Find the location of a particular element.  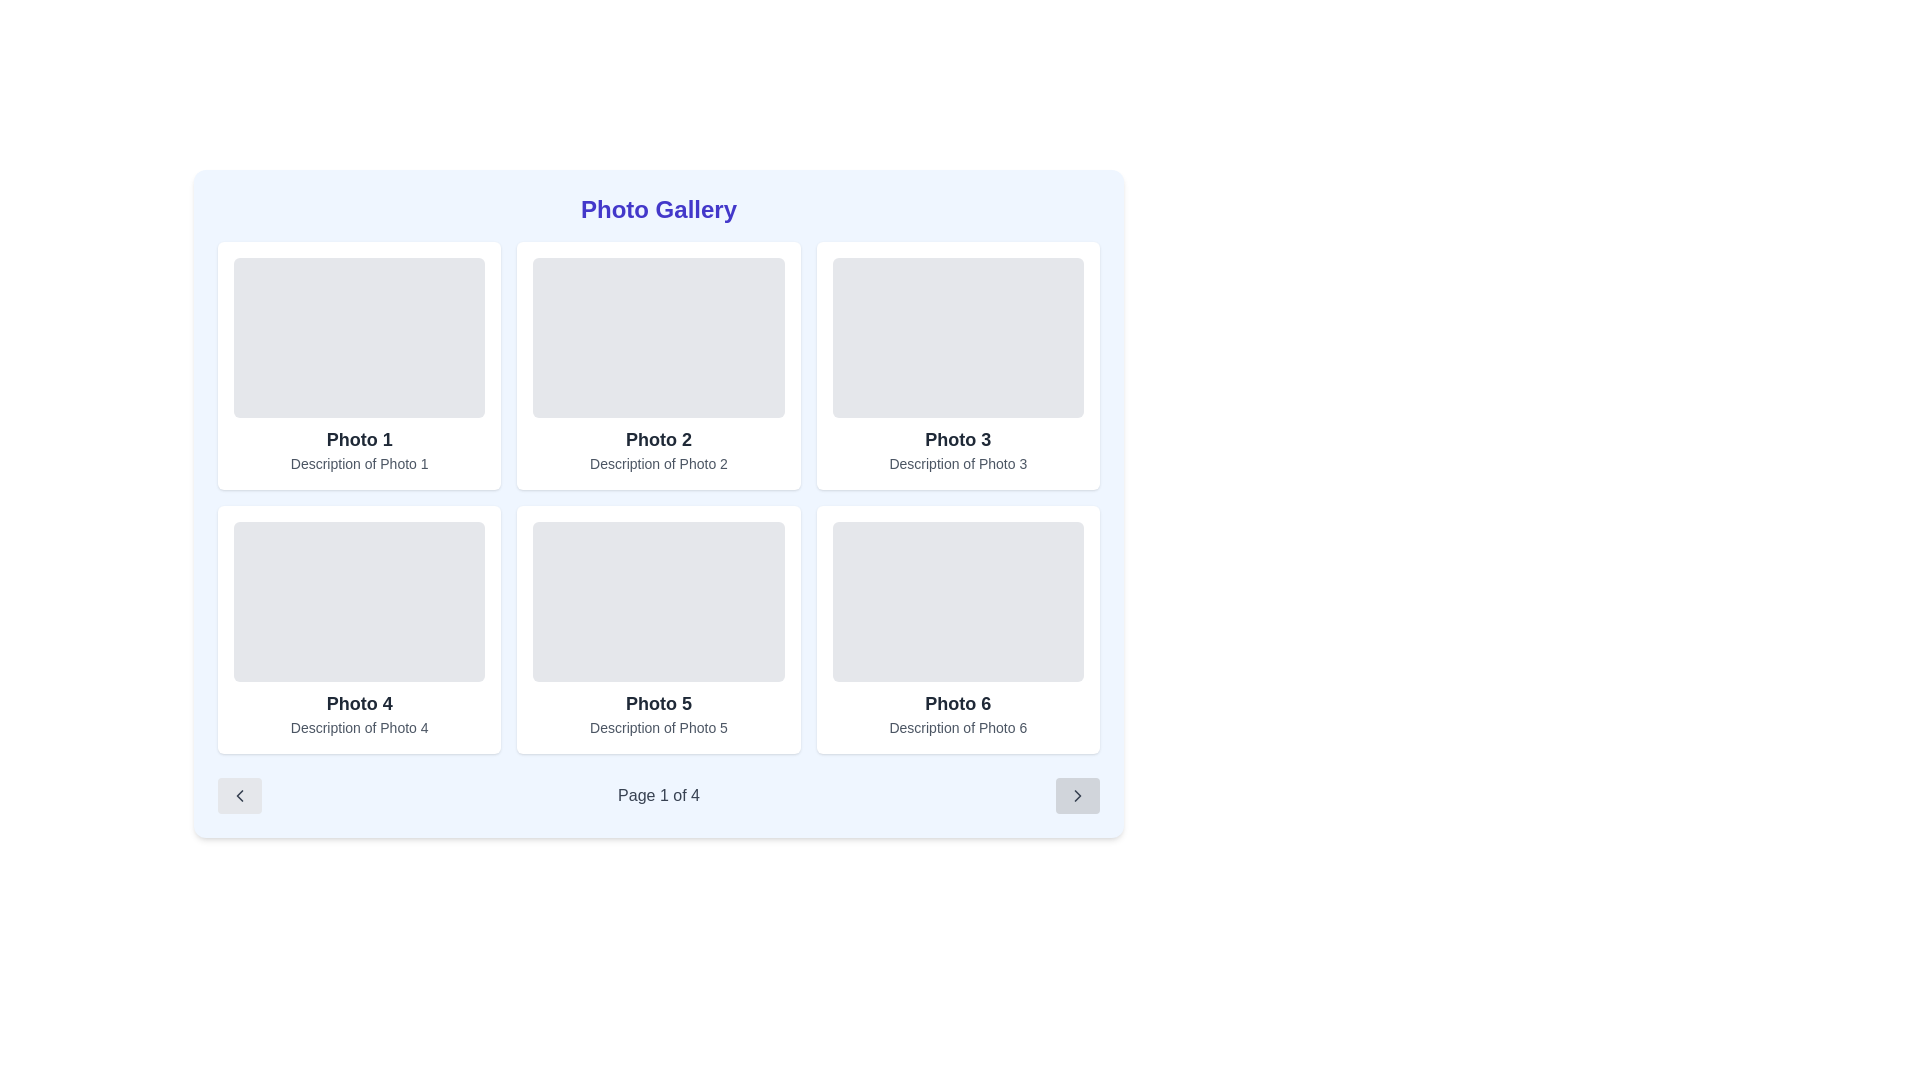

the static text label located beneath the title 'Photo 4' to provide additional context is located at coordinates (359, 728).